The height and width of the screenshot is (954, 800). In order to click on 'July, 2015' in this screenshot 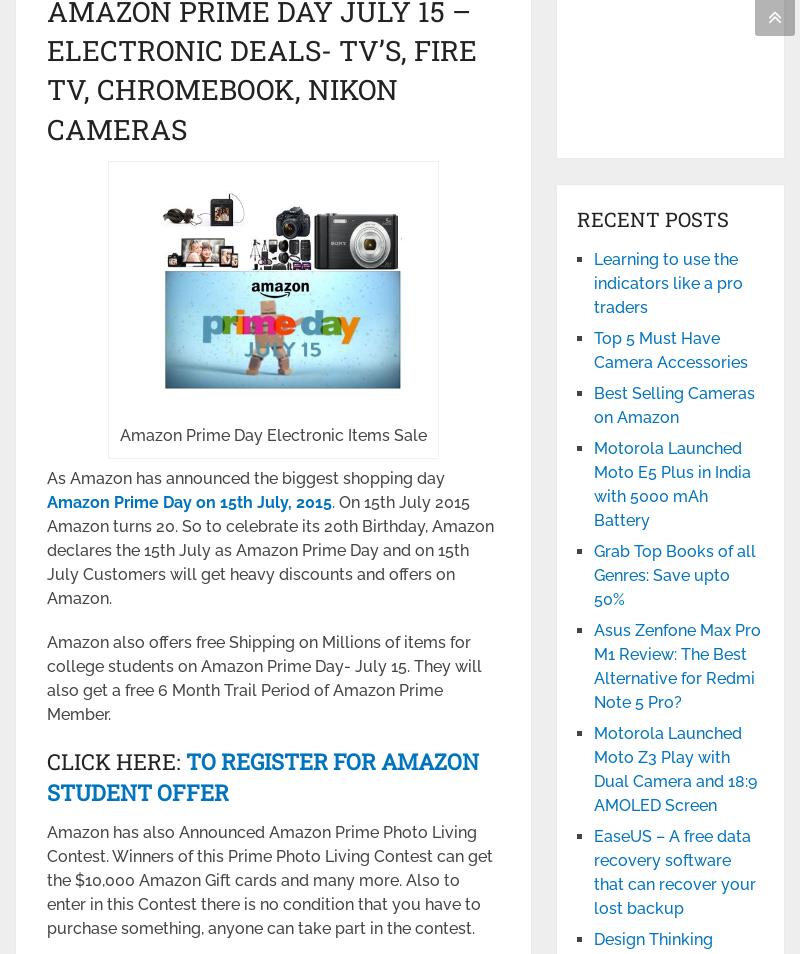, I will do `click(291, 501)`.